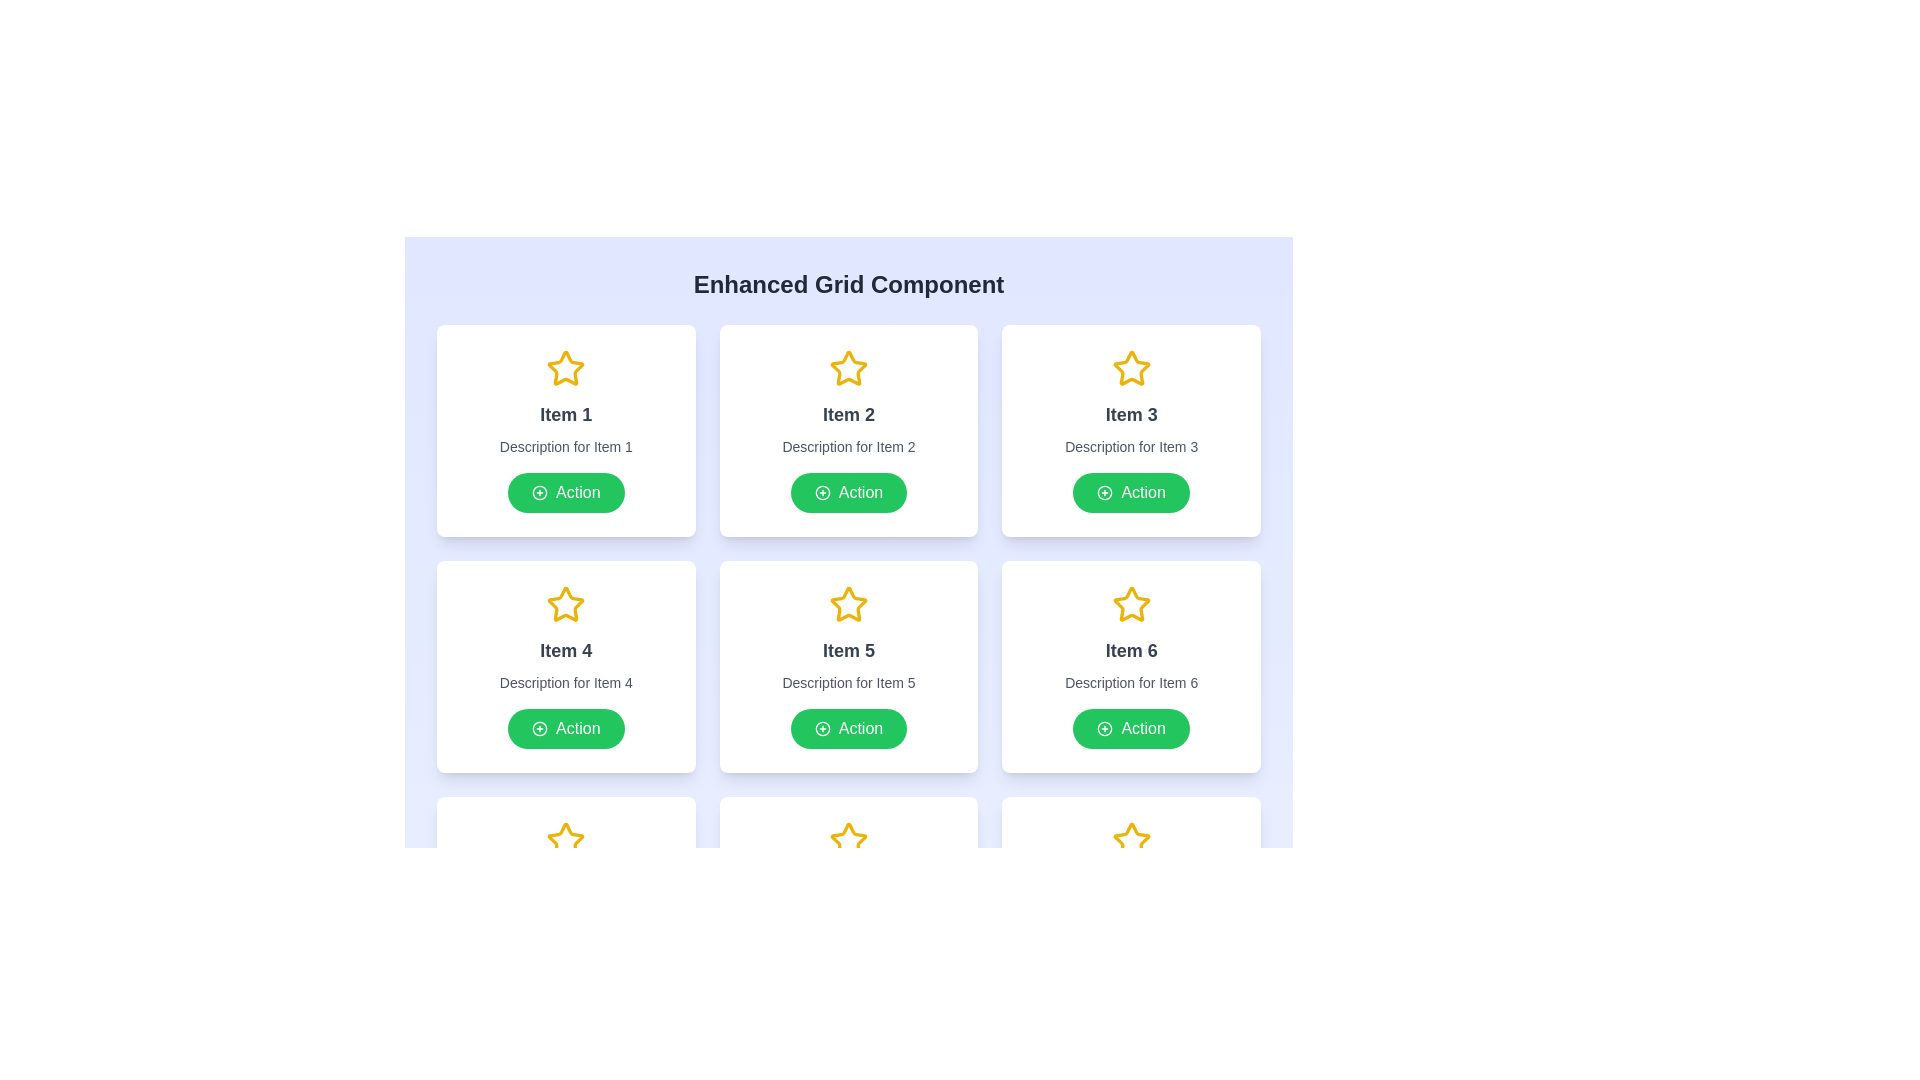  Describe the element at coordinates (1131, 493) in the screenshot. I see `the green button with rounded edges displaying a white plus icon and the text 'Action' located in the card layout titled 'Item 3' in the top-right section of the grid` at that location.